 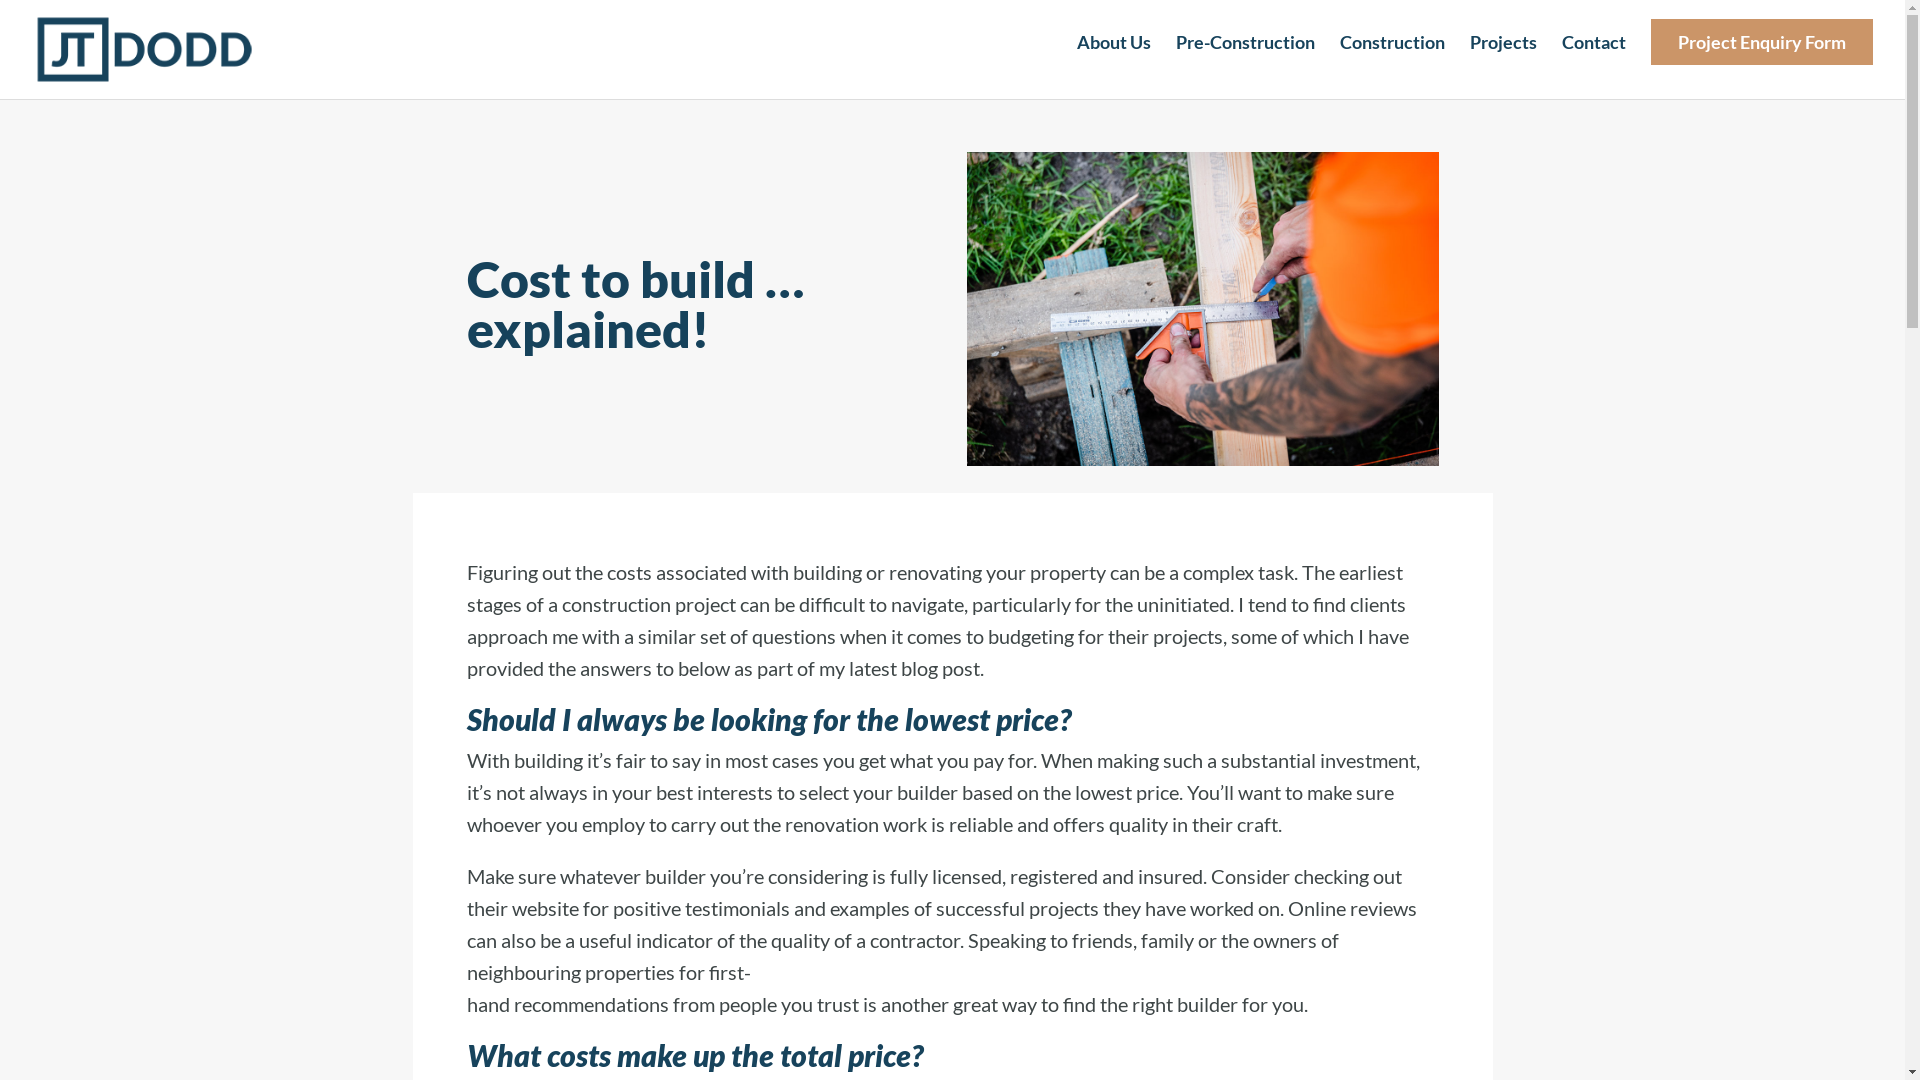 What do you see at coordinates (1075, 58) in the screenshot?
I see `'About Us'` at bounding box center [1075, 58].